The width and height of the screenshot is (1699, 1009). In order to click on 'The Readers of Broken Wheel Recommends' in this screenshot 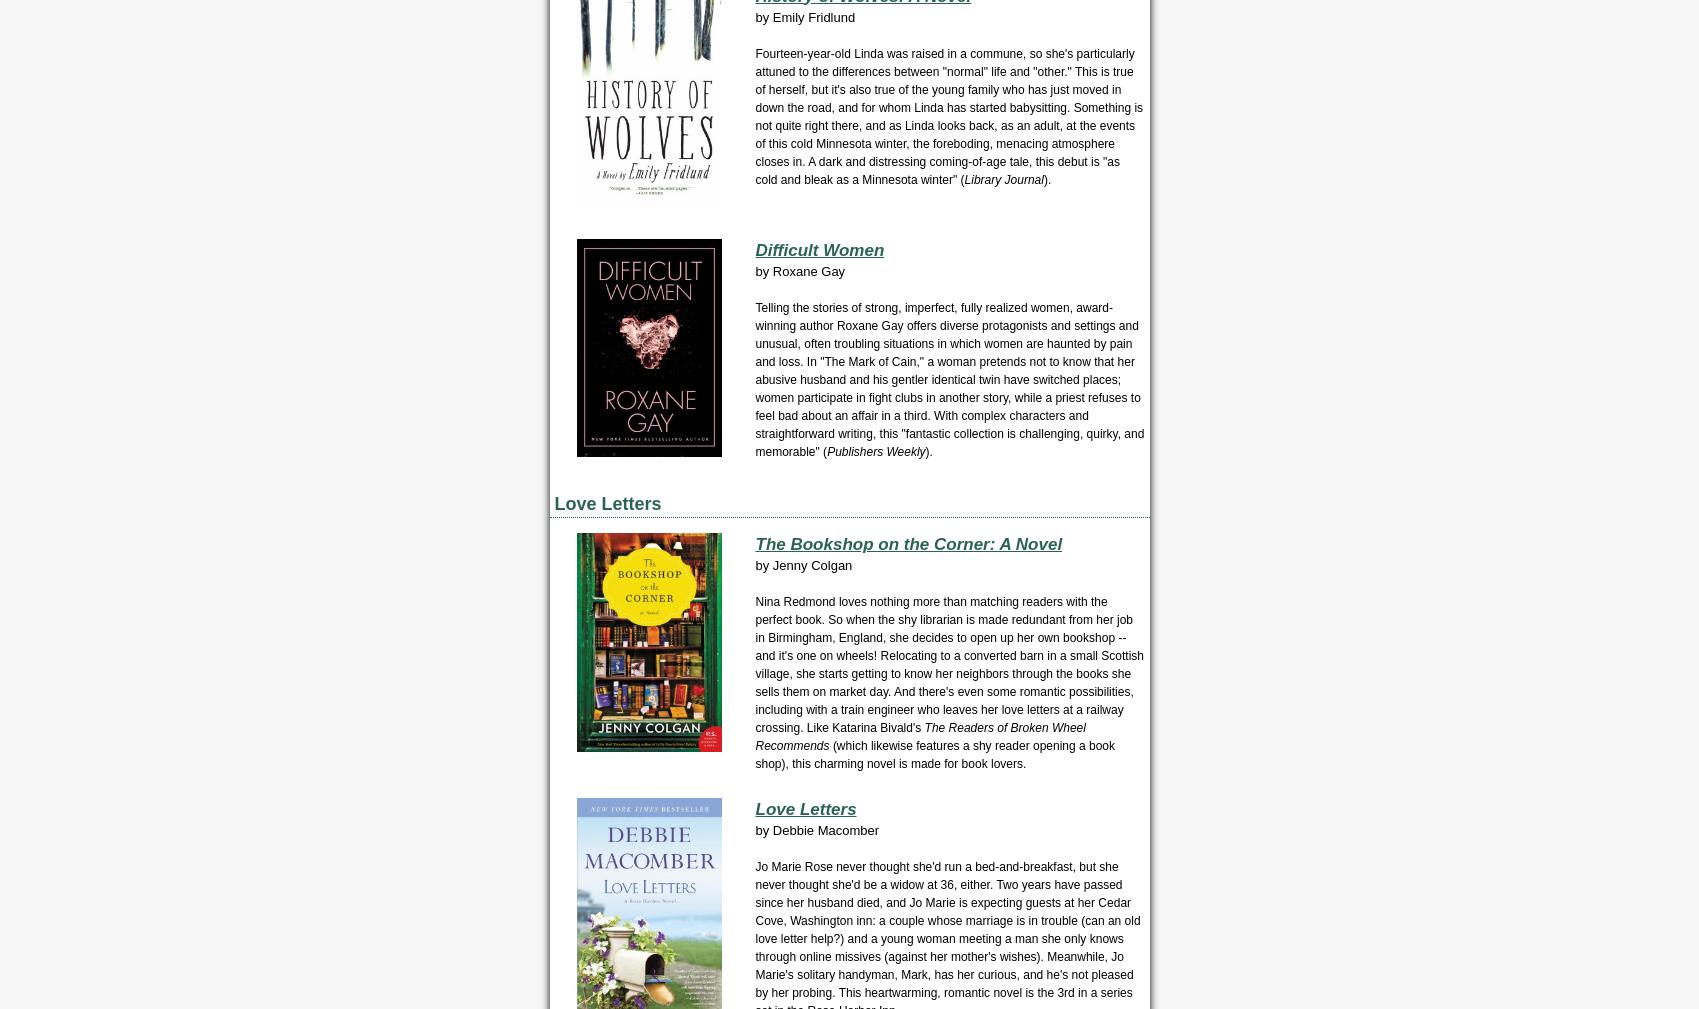, I will do `click(754, 736)`.